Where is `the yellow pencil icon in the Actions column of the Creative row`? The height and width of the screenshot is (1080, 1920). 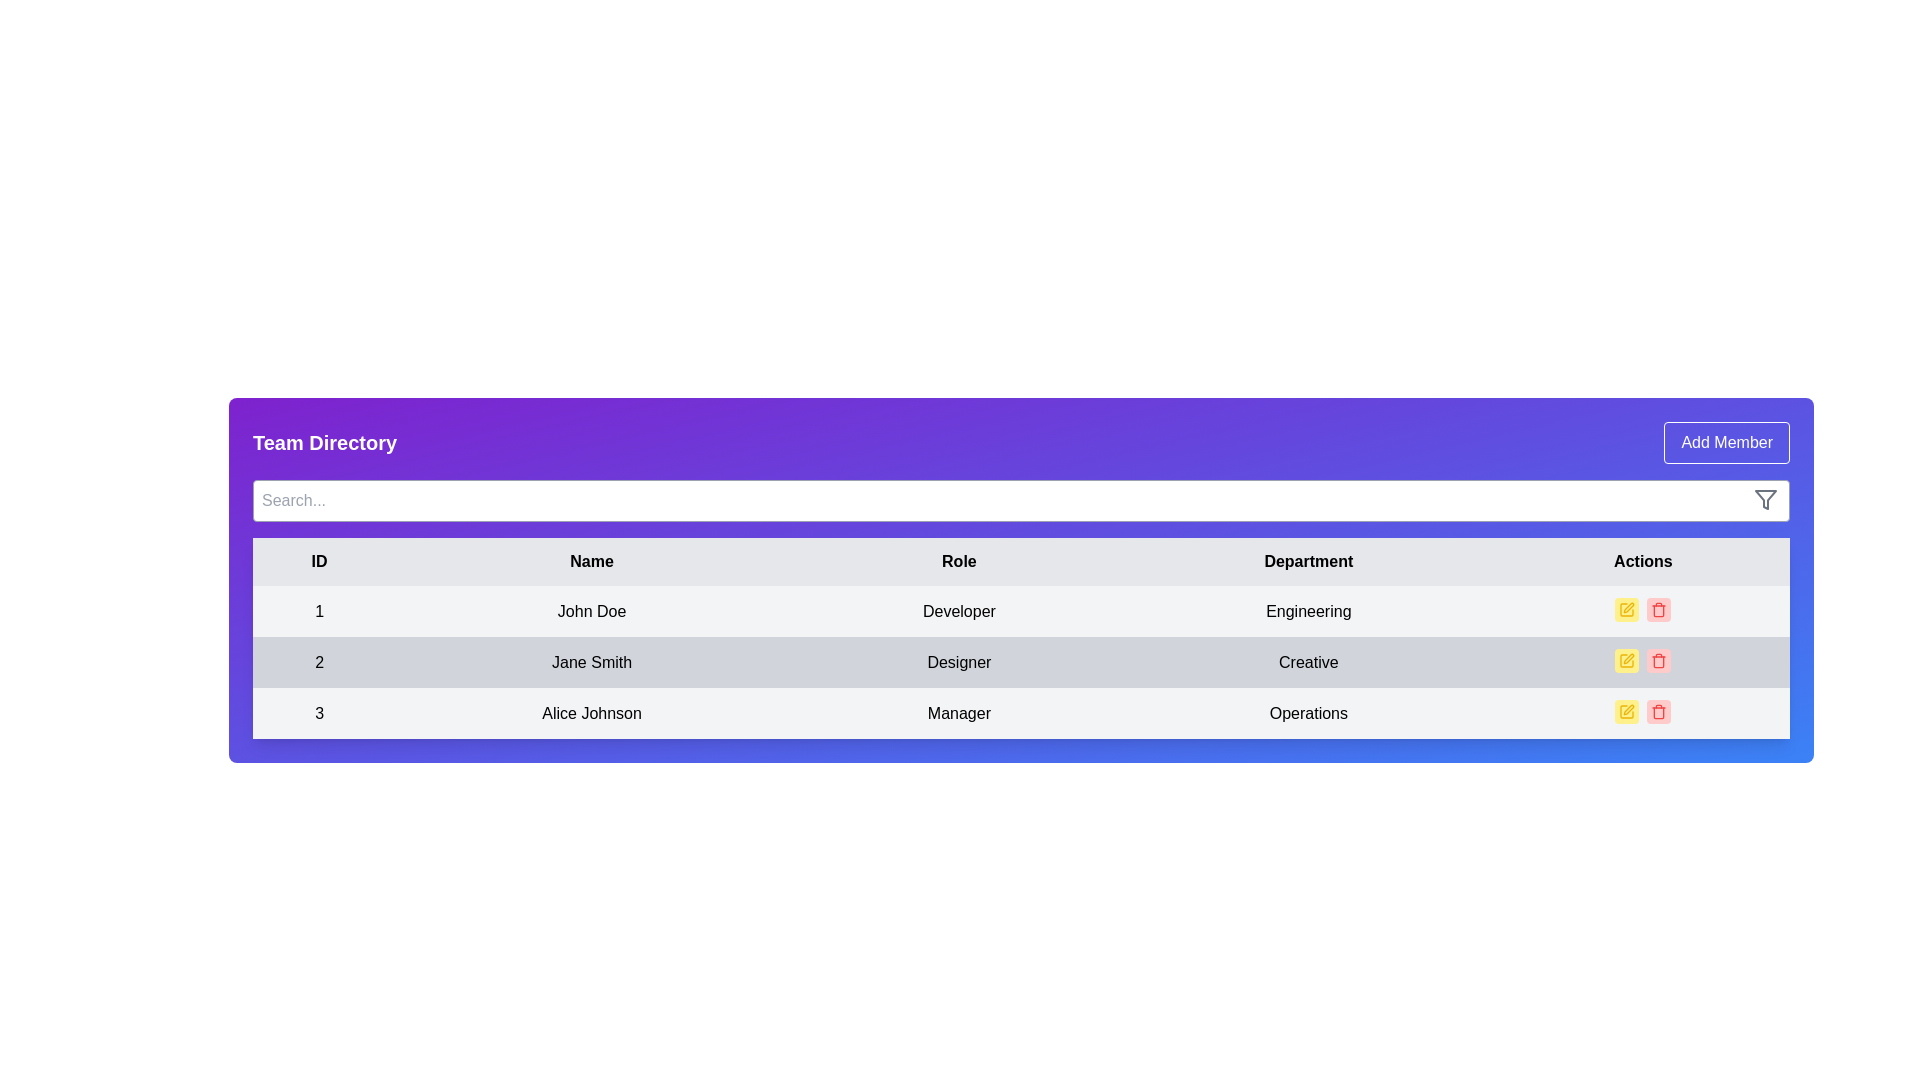
the yellow pencil icon in the Actions column of the Creative row is located at coordinates (1629, 659).